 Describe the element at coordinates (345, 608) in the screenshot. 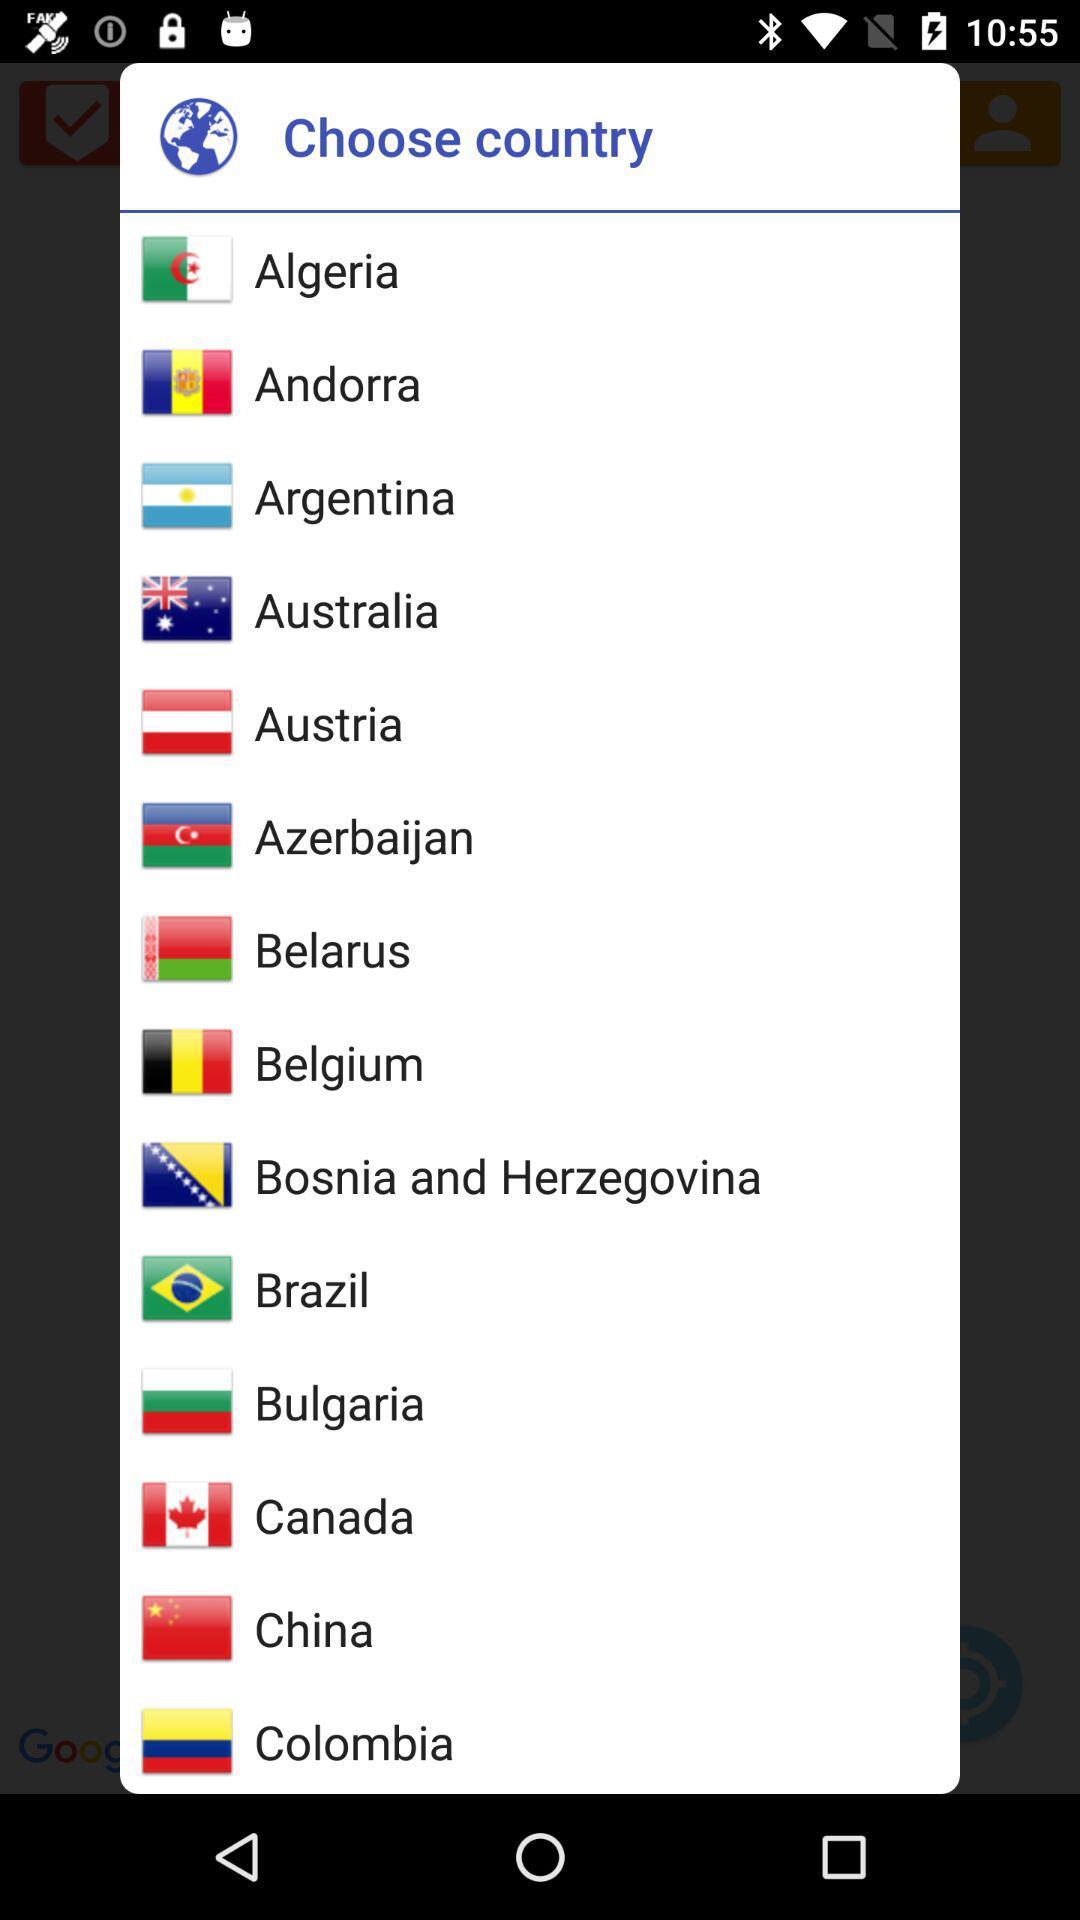

I see `australia` at that location.